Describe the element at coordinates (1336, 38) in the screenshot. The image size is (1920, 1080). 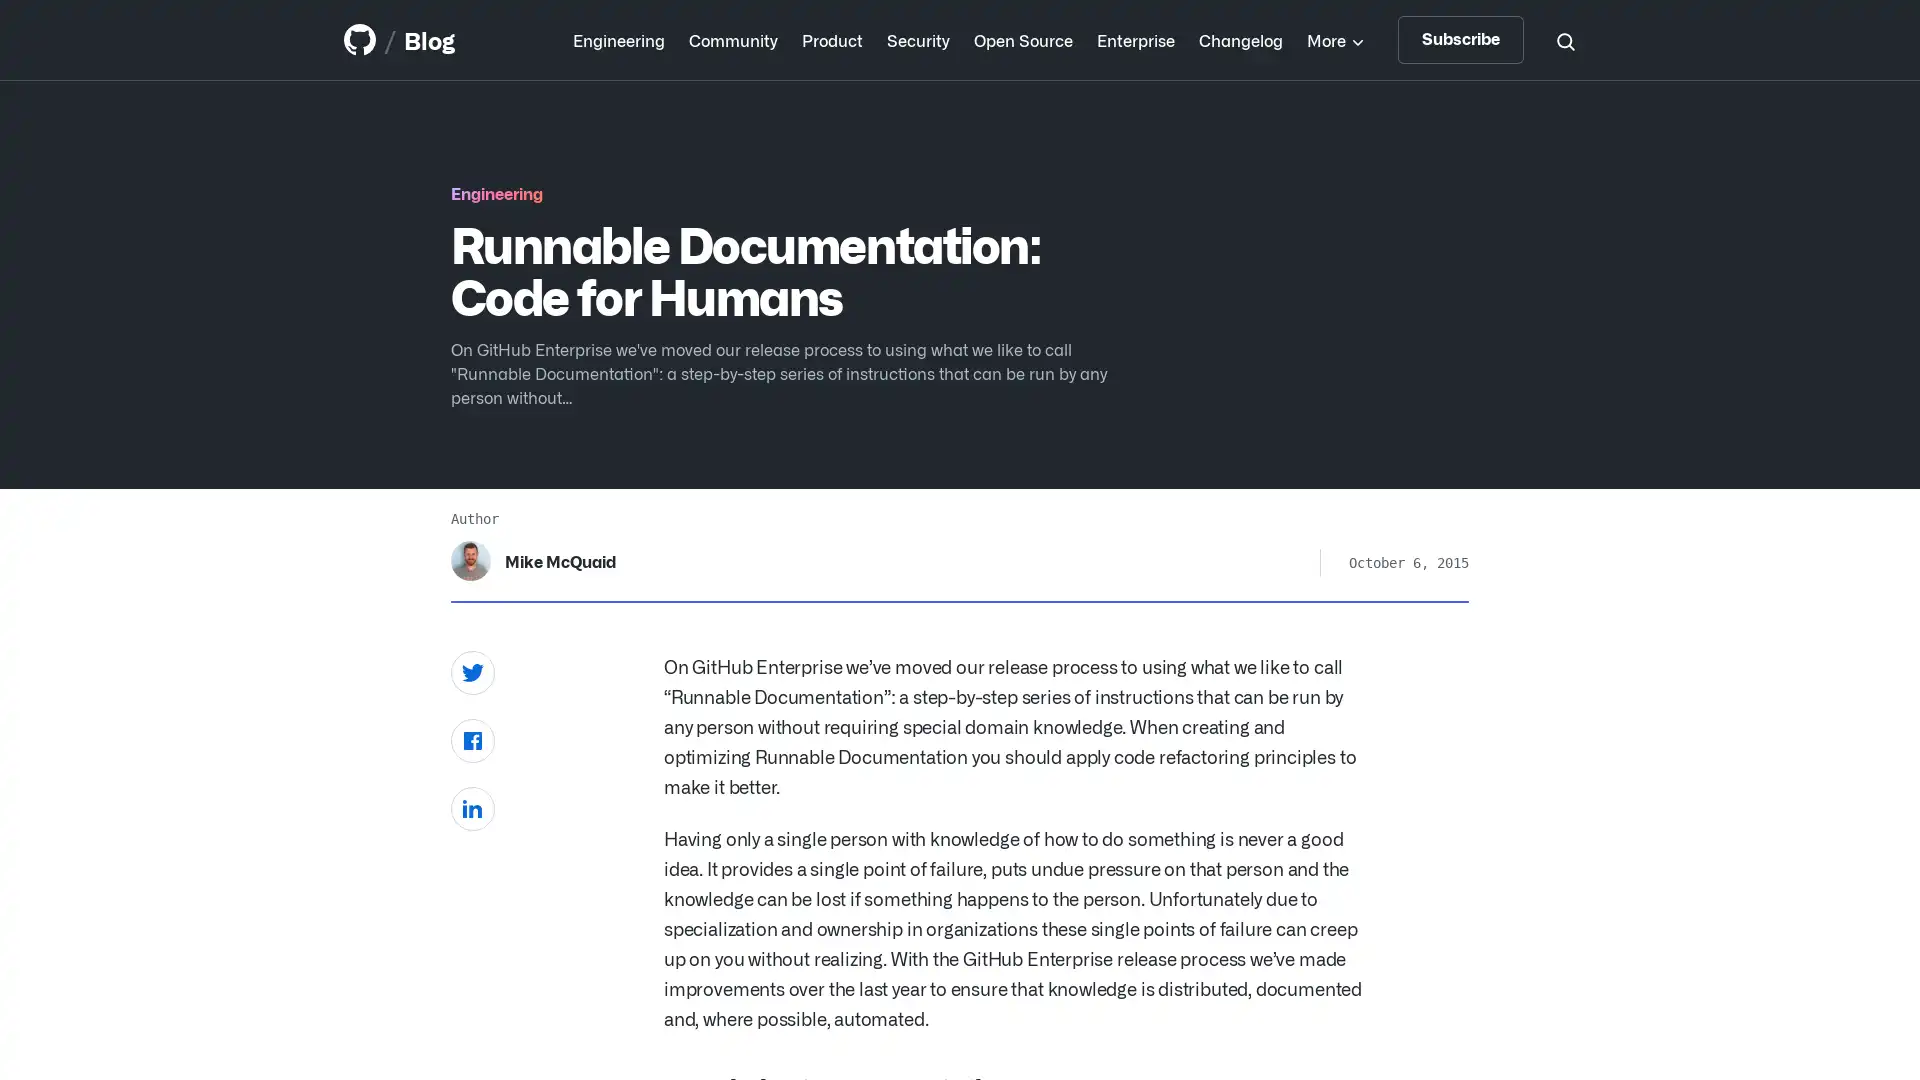
I see `More` at that location.